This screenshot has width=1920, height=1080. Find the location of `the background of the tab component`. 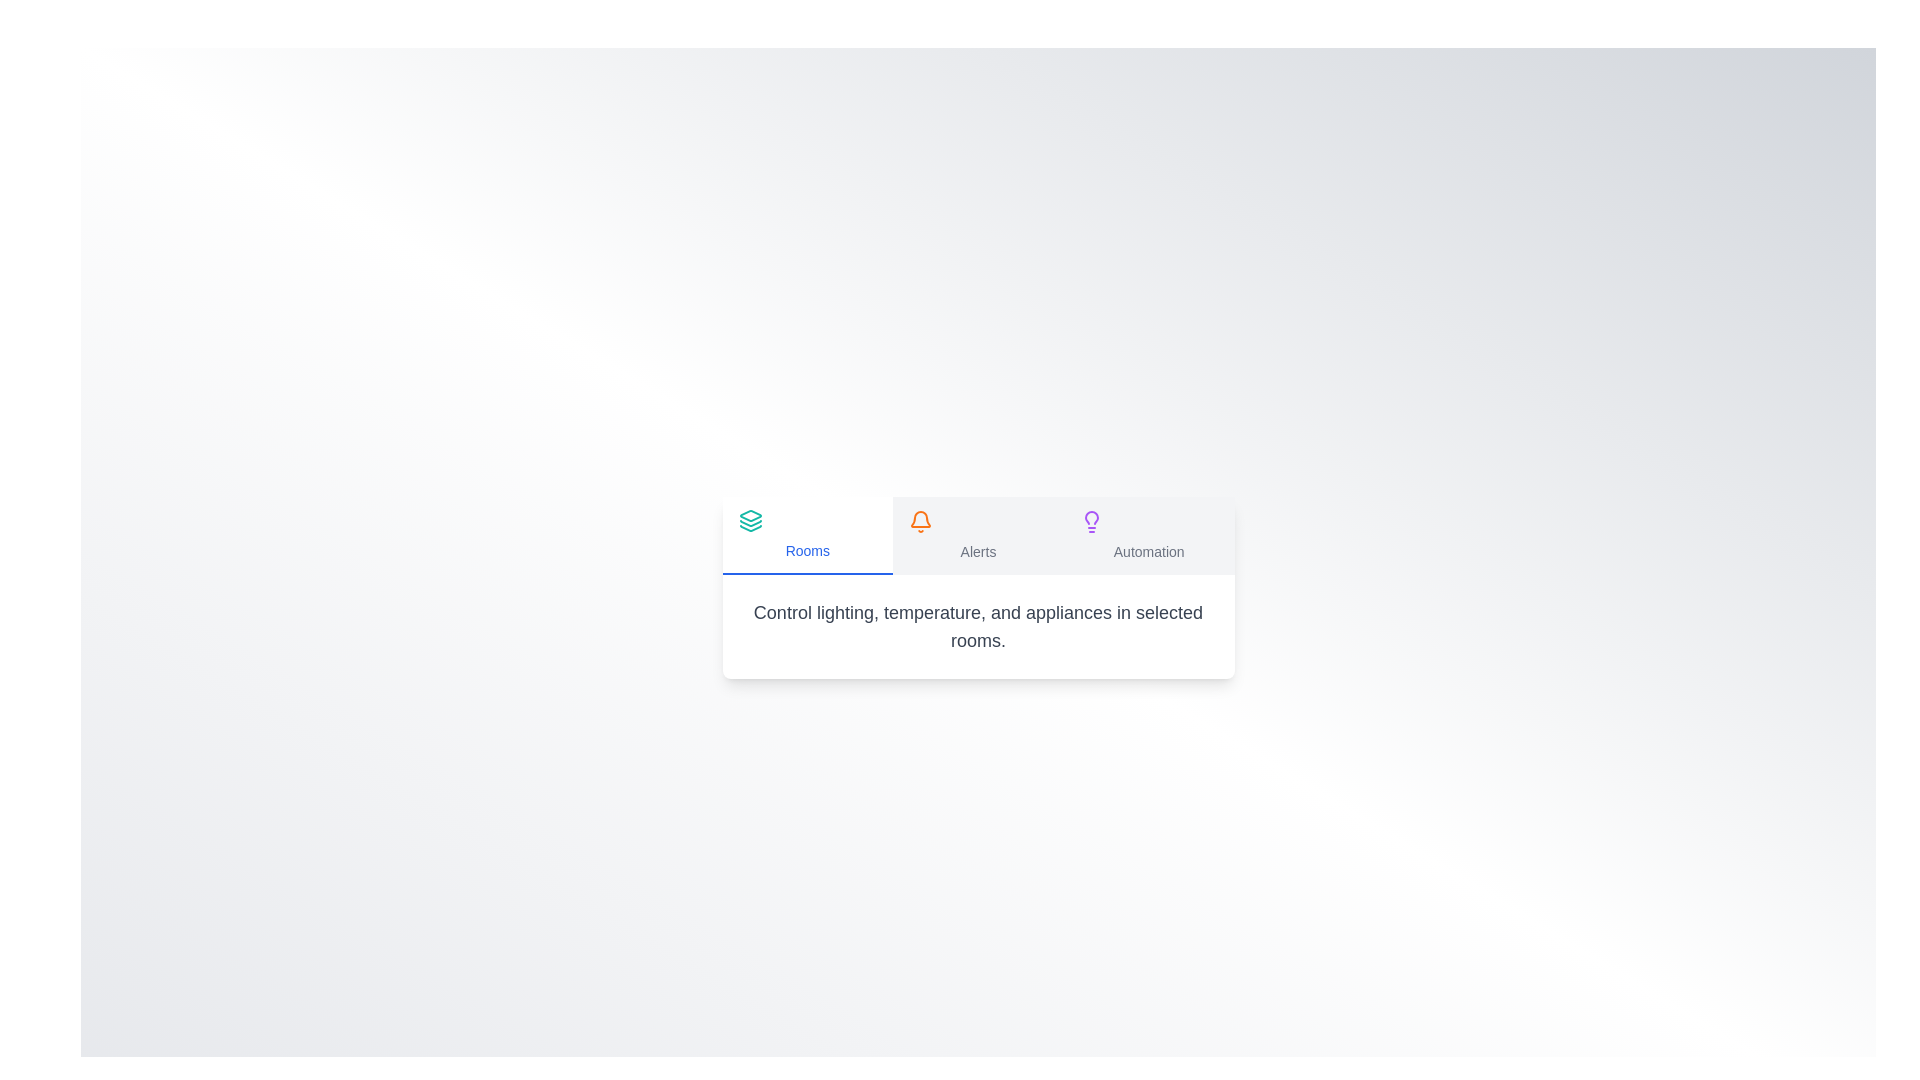

the background of the tab component is located at coordinates (978, 540).